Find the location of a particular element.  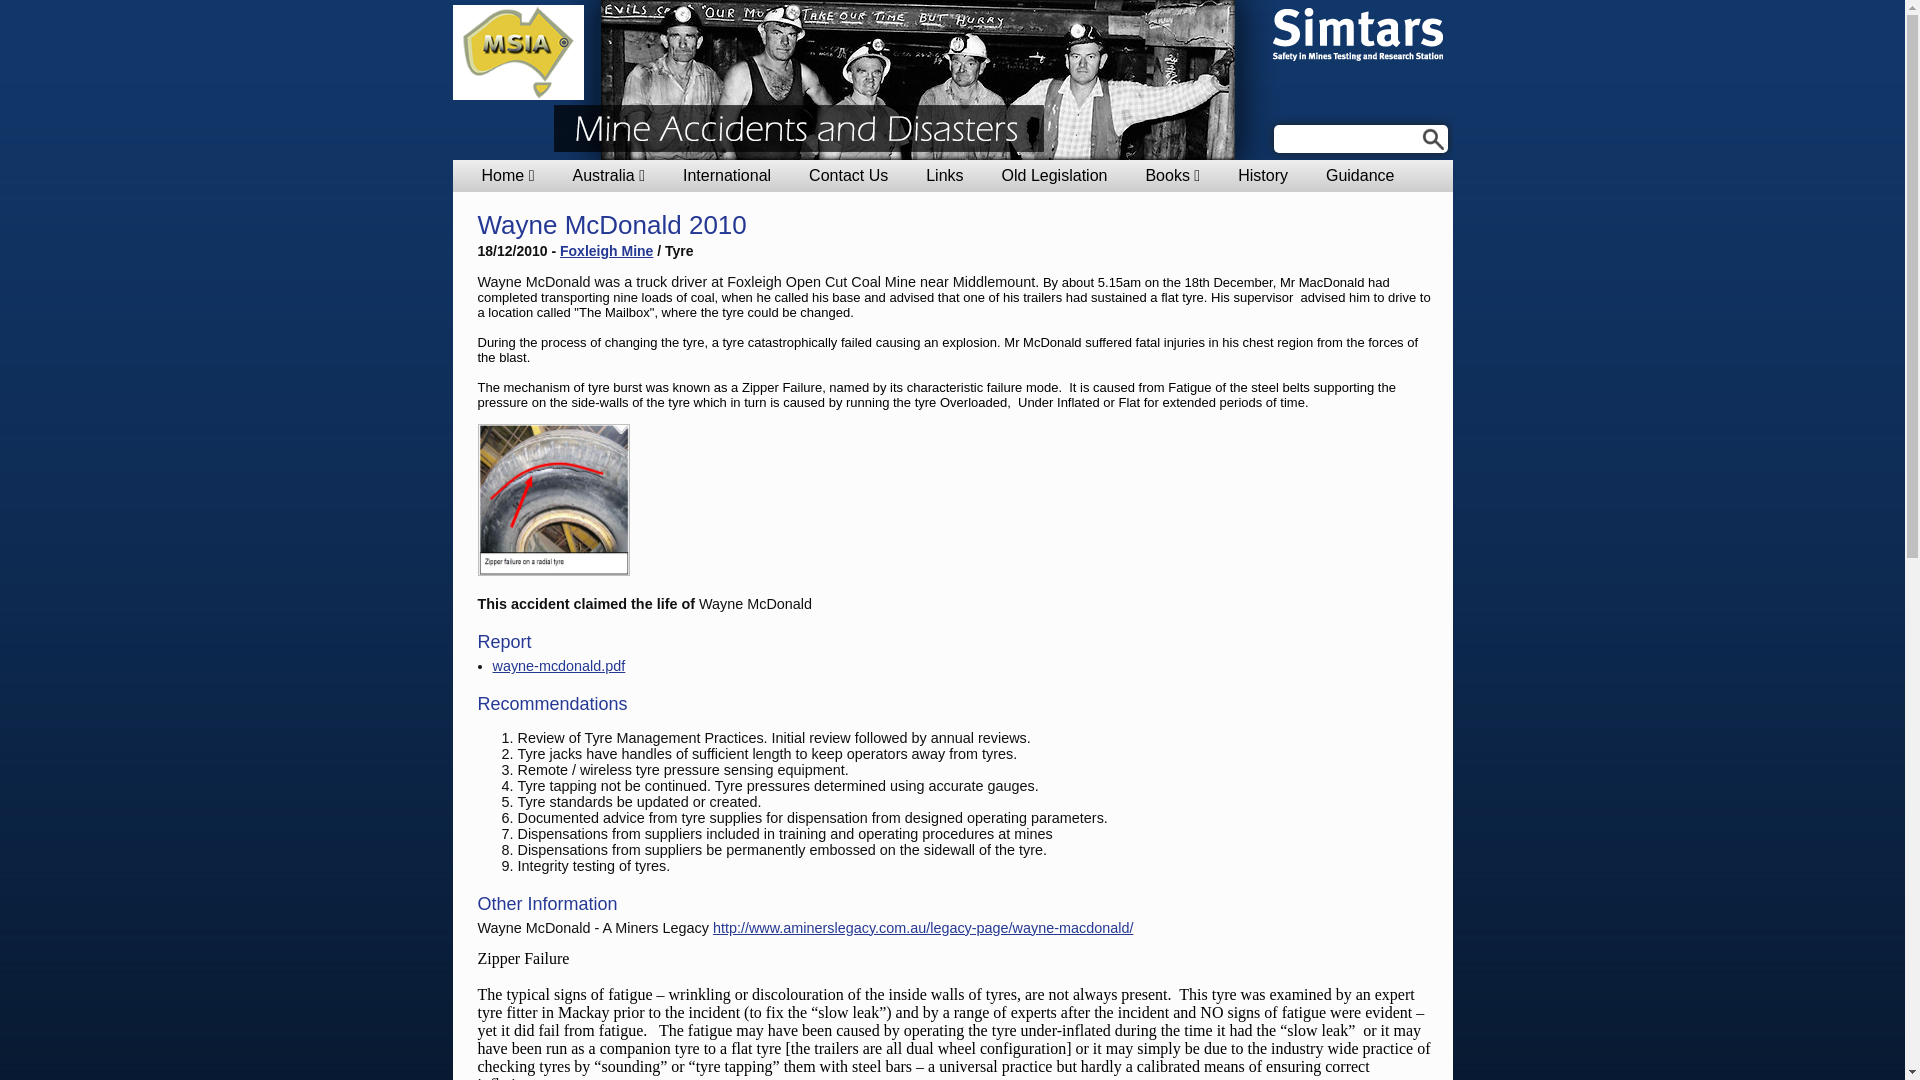

'Recommendations' is located at coordinates (552, 703).